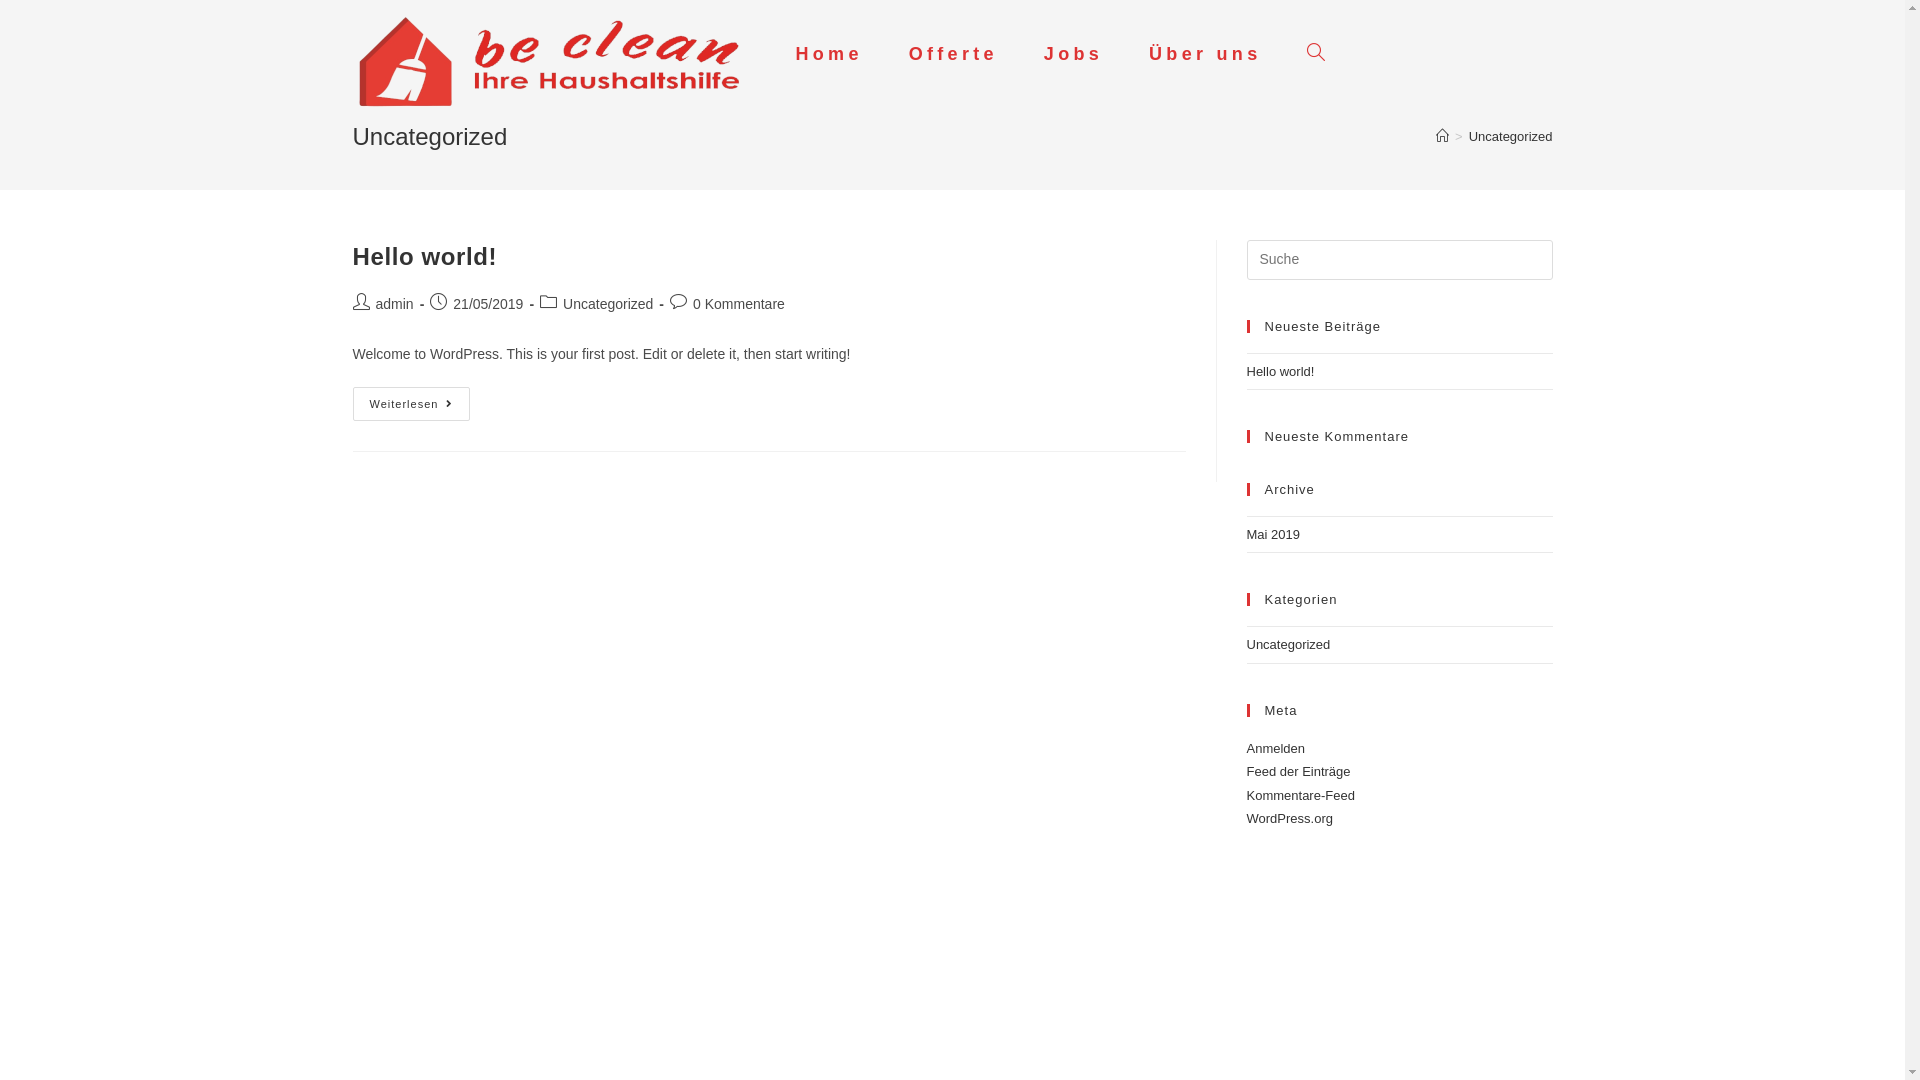  I want to click on 'Home', so click(828, 53).